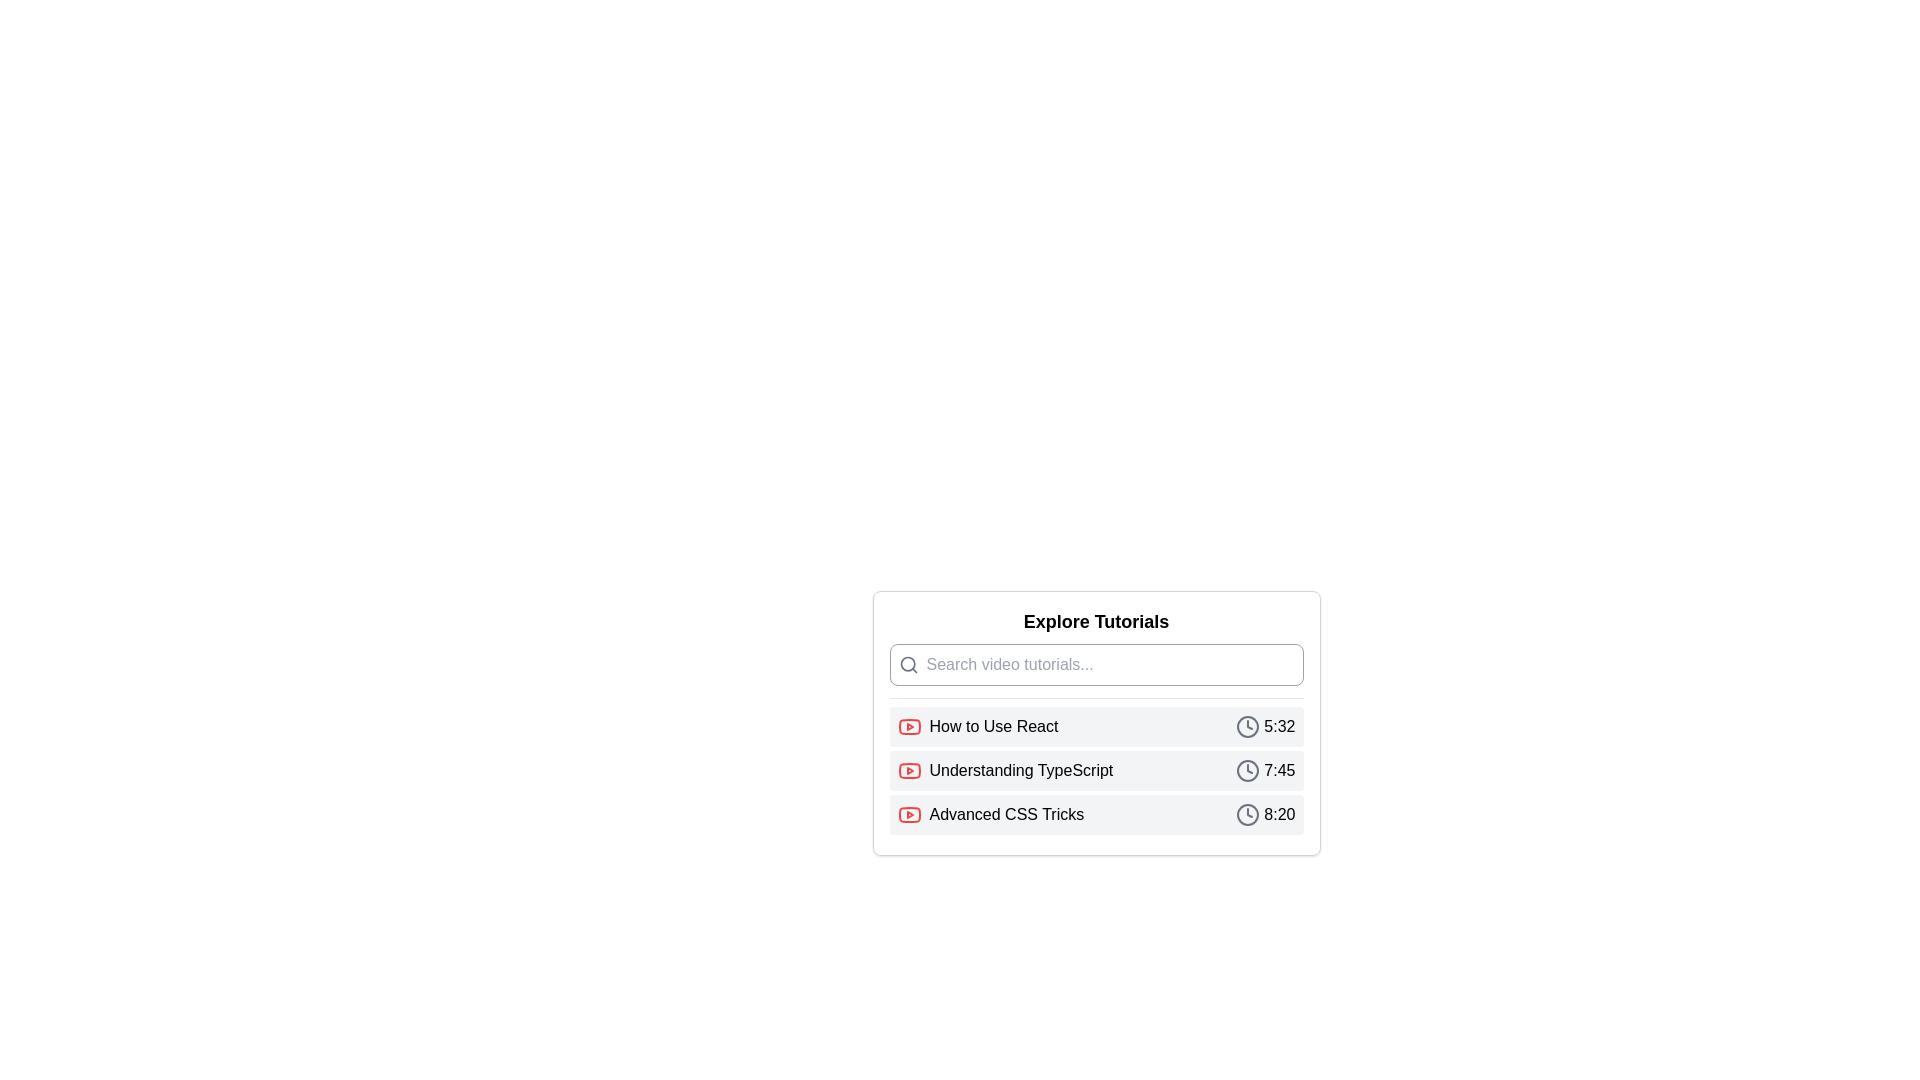 The width and height of the screenshot is (1920, 1080). What do you see at coordinates (1005, 770) in the screenshot?
I see `the tutorial title 'Understanding TypeScript', which is the second entry in the list under 'Explore Tutorials', located between 'How to Use React' and 'Advanced CSS Tricks'` at bounding box center [1005, 770].